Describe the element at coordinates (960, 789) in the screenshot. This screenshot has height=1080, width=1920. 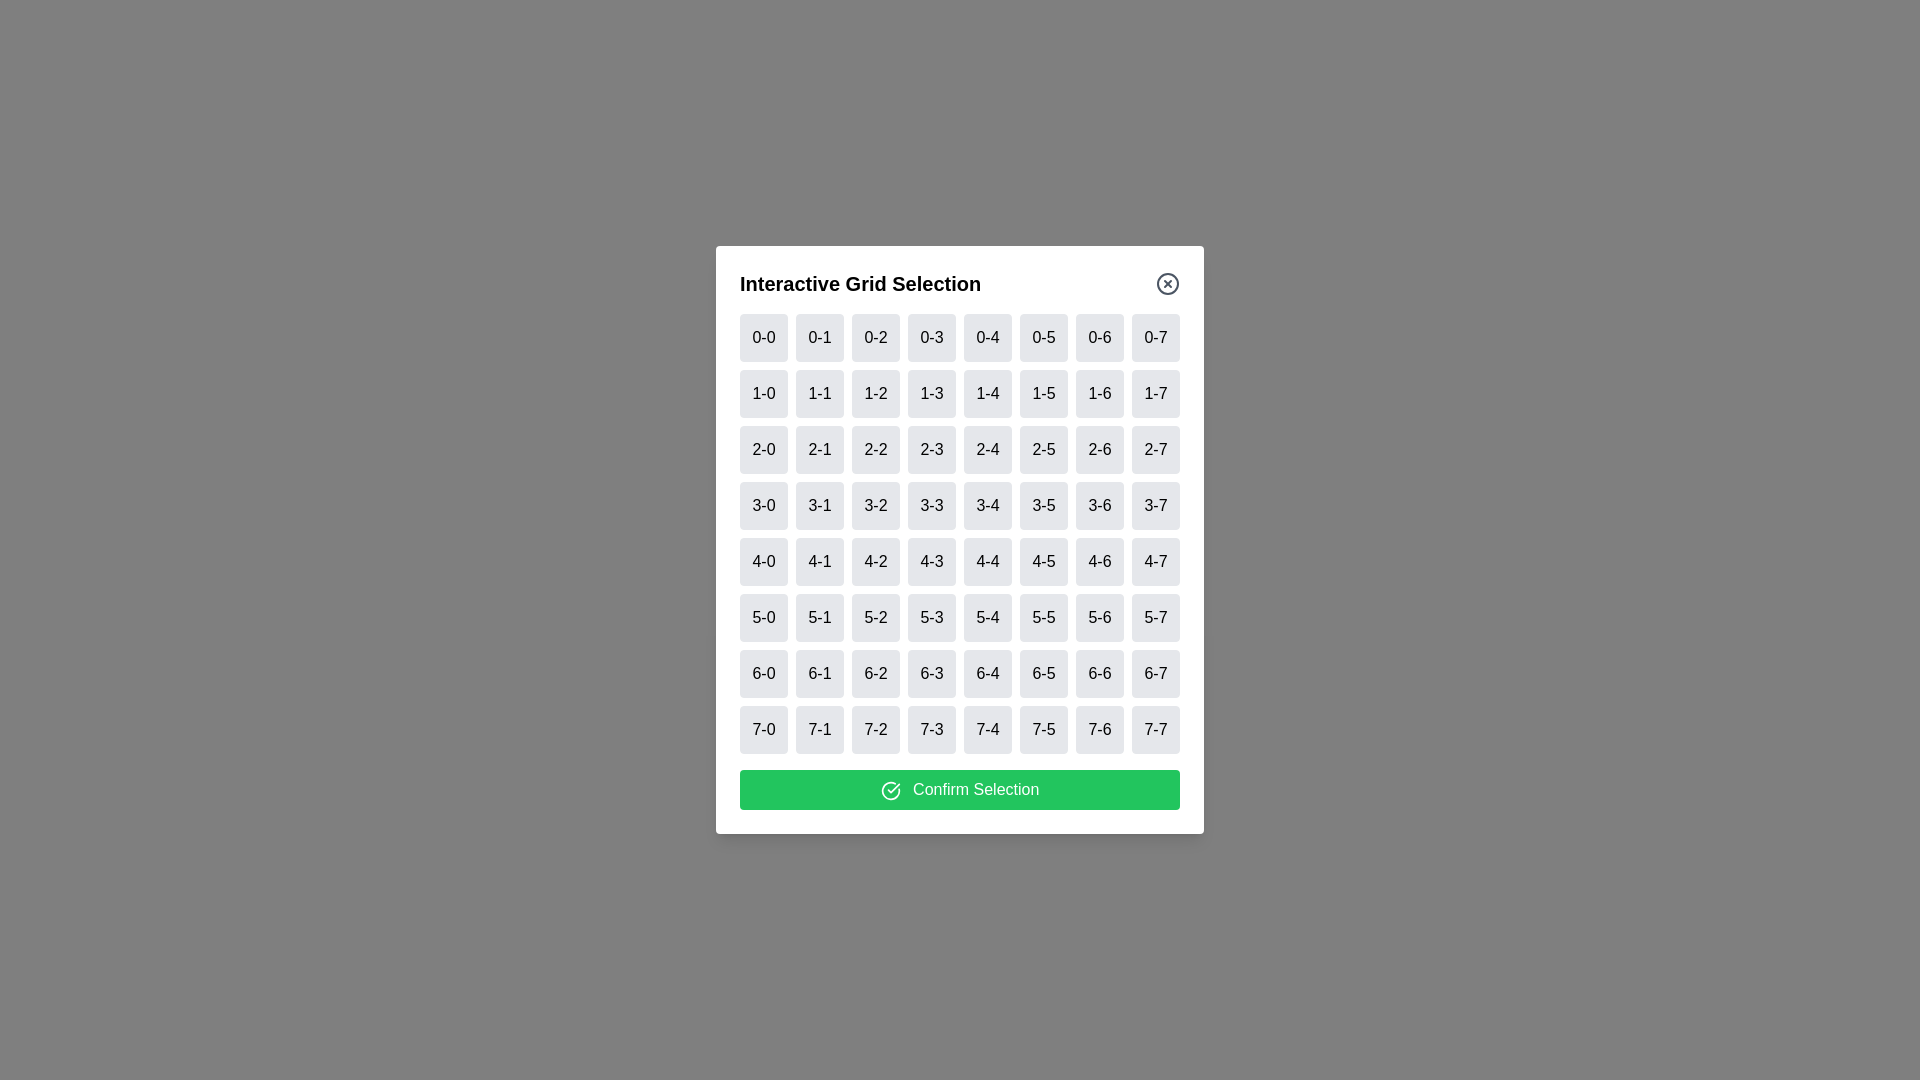
I see `the 'Confirm Selection' button to finalize the selection` at that location.